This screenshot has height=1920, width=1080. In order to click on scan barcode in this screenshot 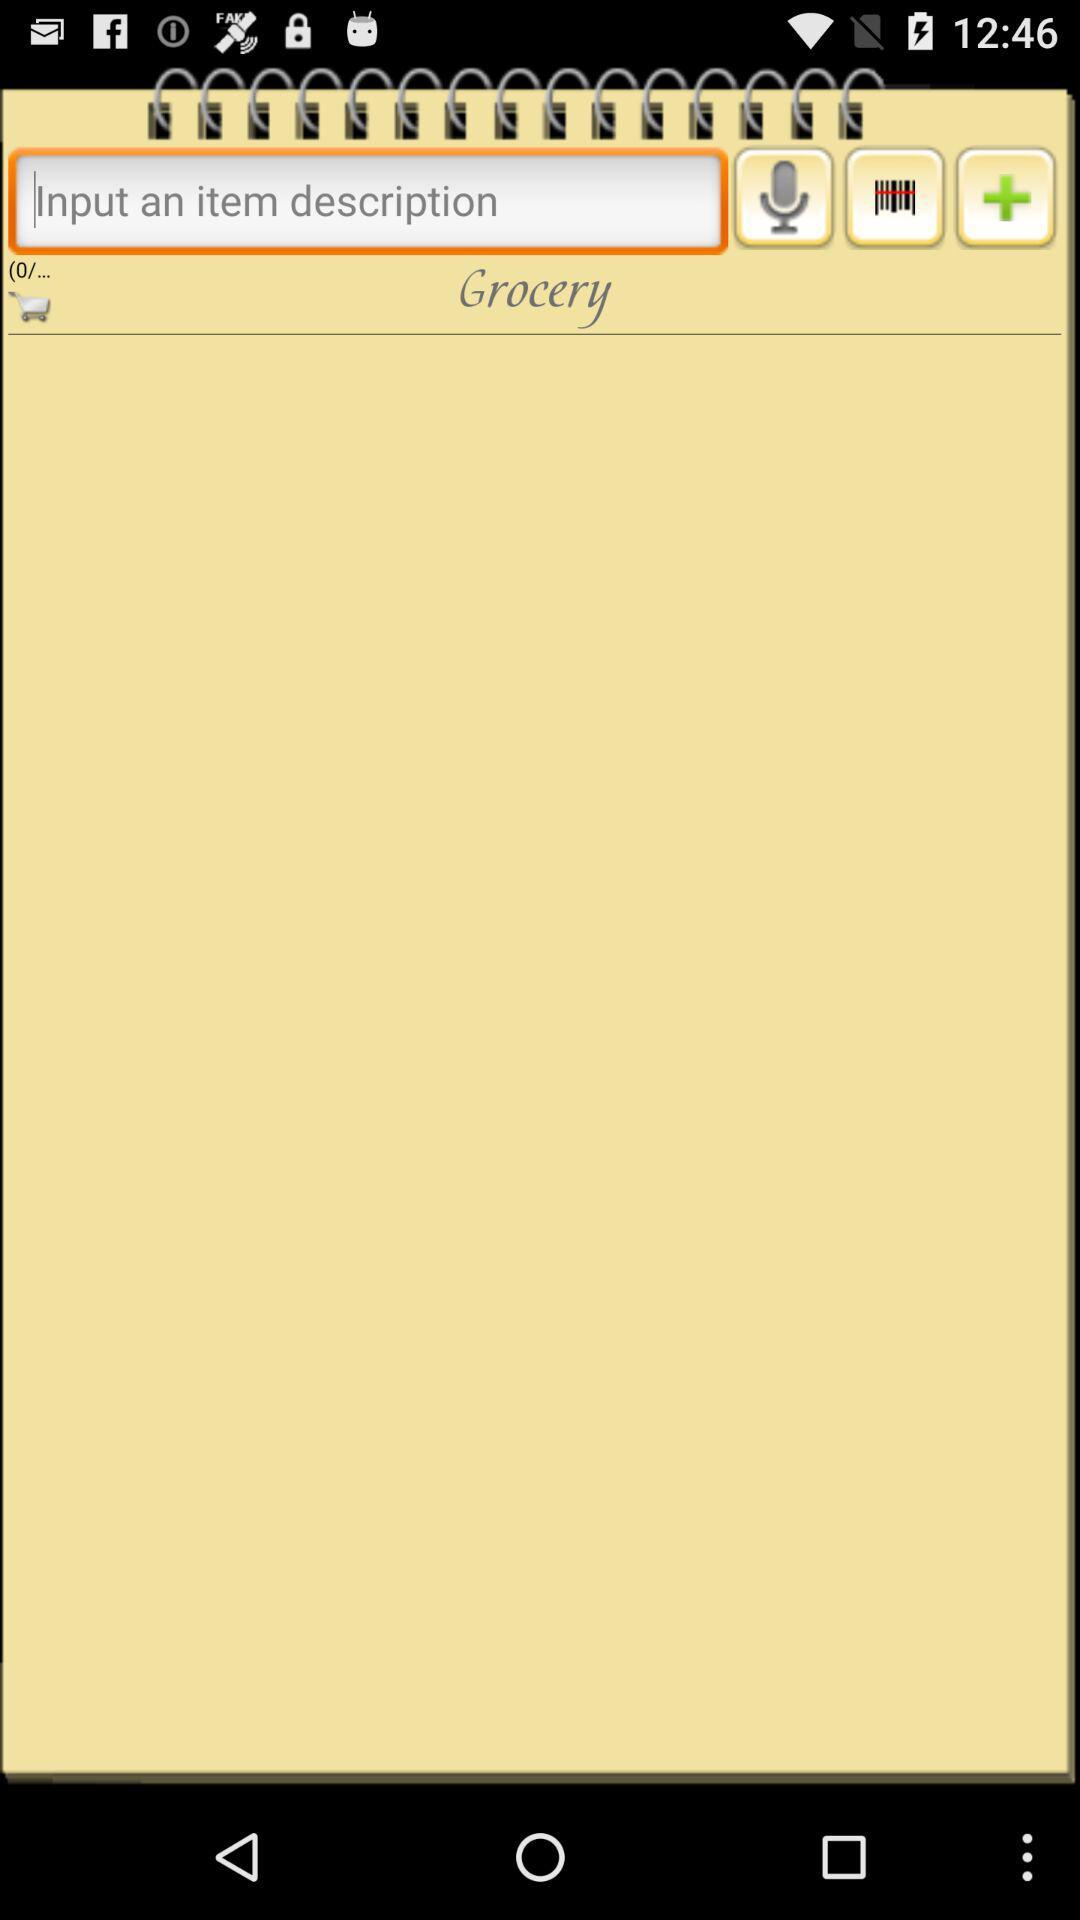, I will do `click(893, 197)`.